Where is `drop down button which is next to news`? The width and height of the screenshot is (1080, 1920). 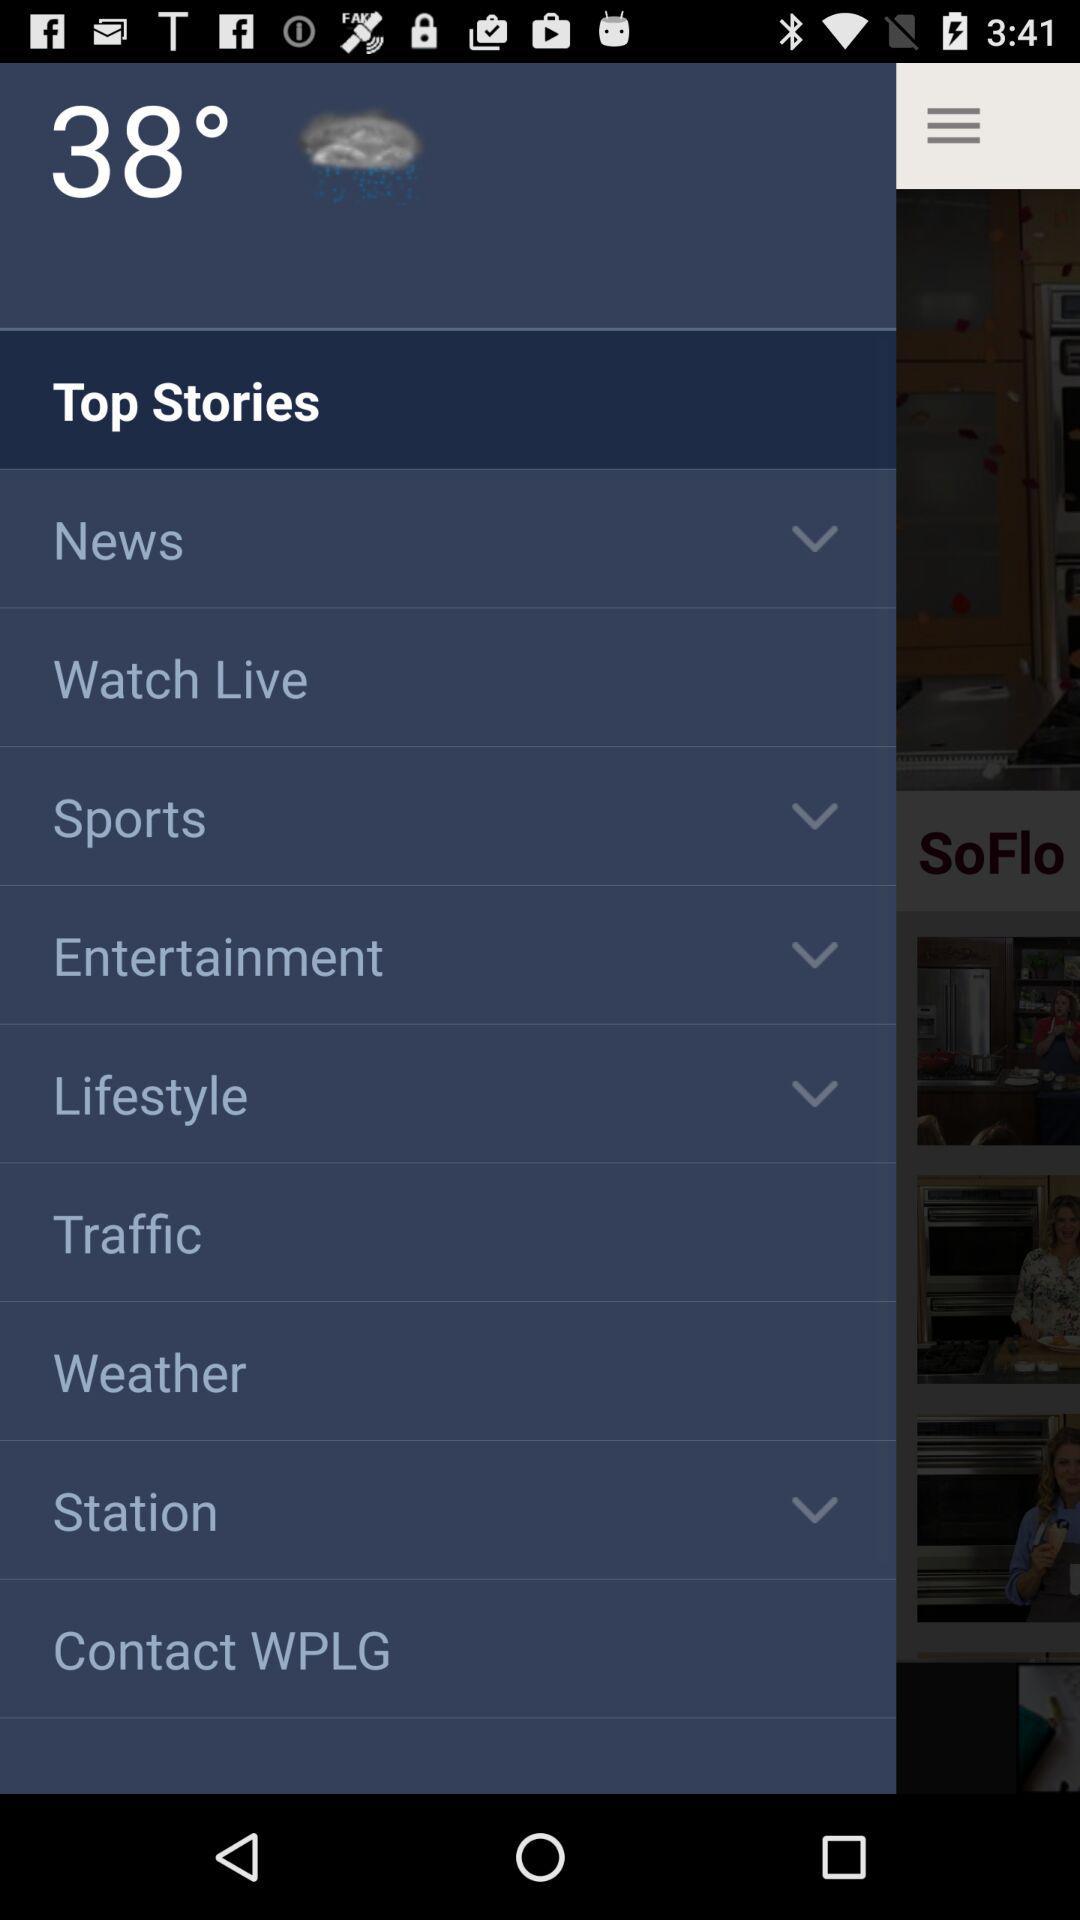
drop down button which is next to news is located at coordinates (814, 538).